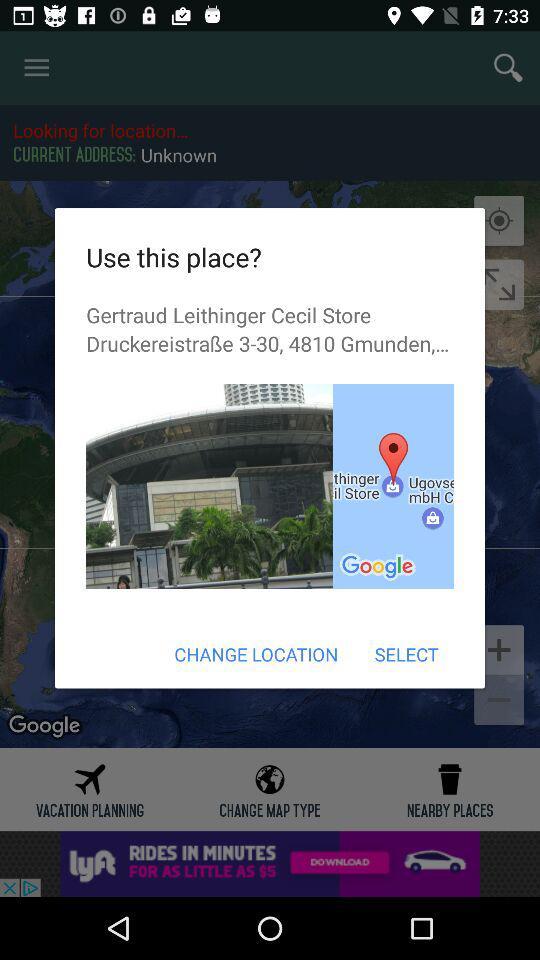  What do you see at coordinates (256, 653) in the screenshot?
I see `change location item` at bounding box center [256, 653].